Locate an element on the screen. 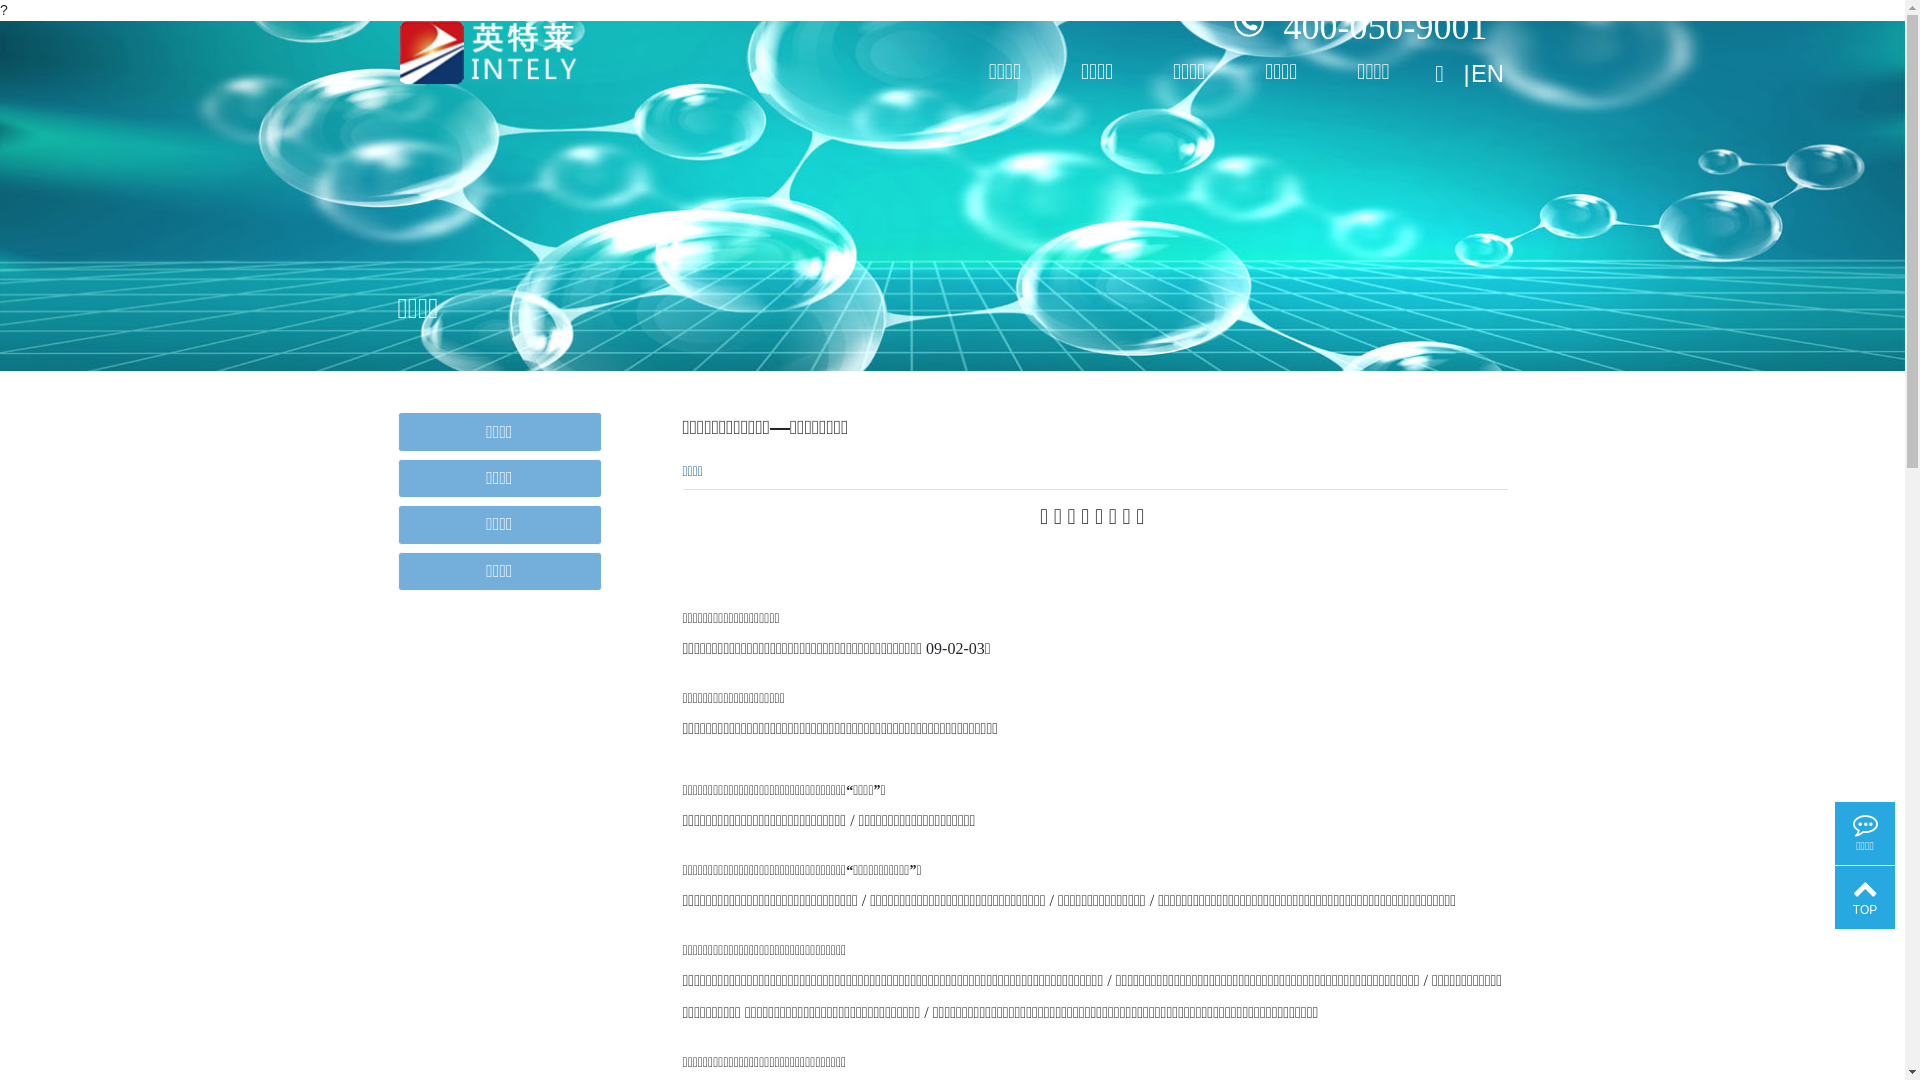  'EN' is located at coordinates (1488, 65).